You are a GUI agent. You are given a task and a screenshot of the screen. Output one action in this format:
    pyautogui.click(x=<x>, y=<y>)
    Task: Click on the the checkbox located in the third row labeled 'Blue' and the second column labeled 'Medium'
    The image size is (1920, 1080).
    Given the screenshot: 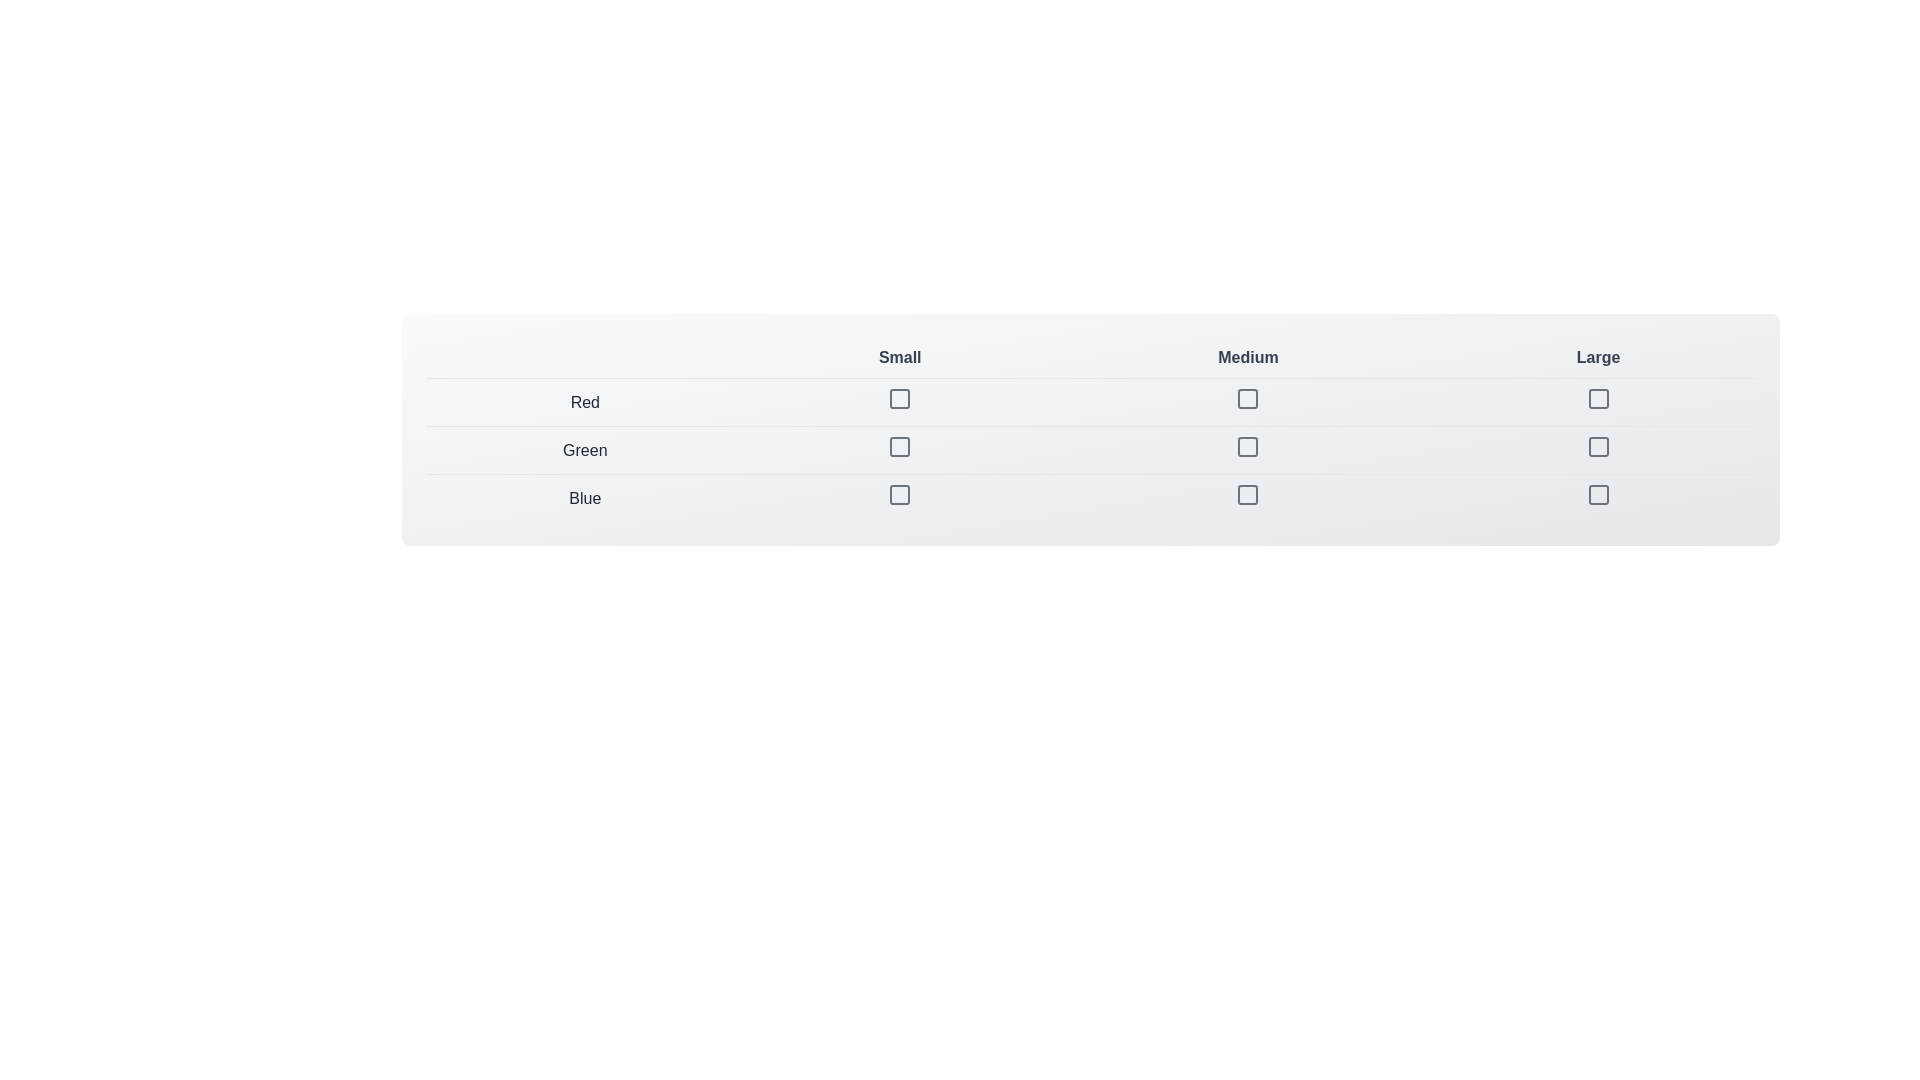 What is the action you would take?
    pyautogui.click(x=1247, y=497)
    